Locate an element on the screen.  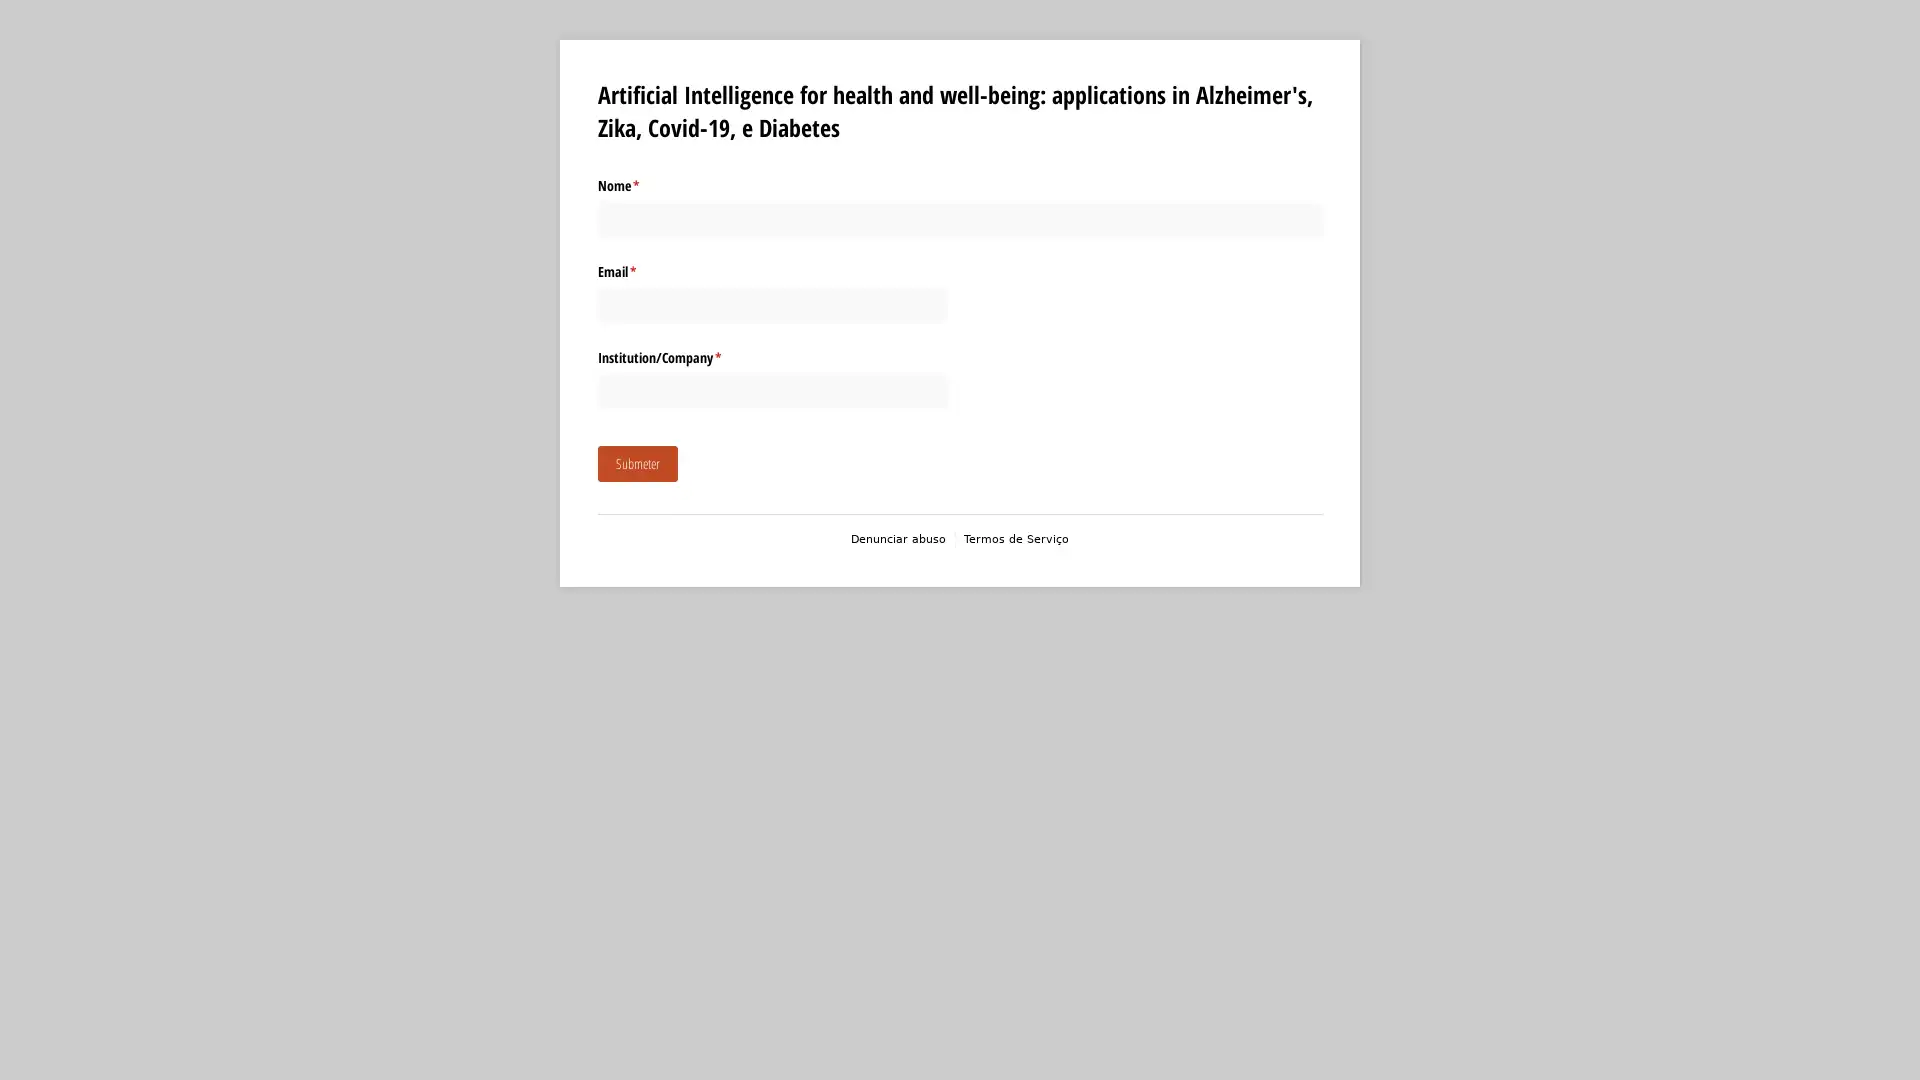
Submeter is located at coordinates (636, 463).